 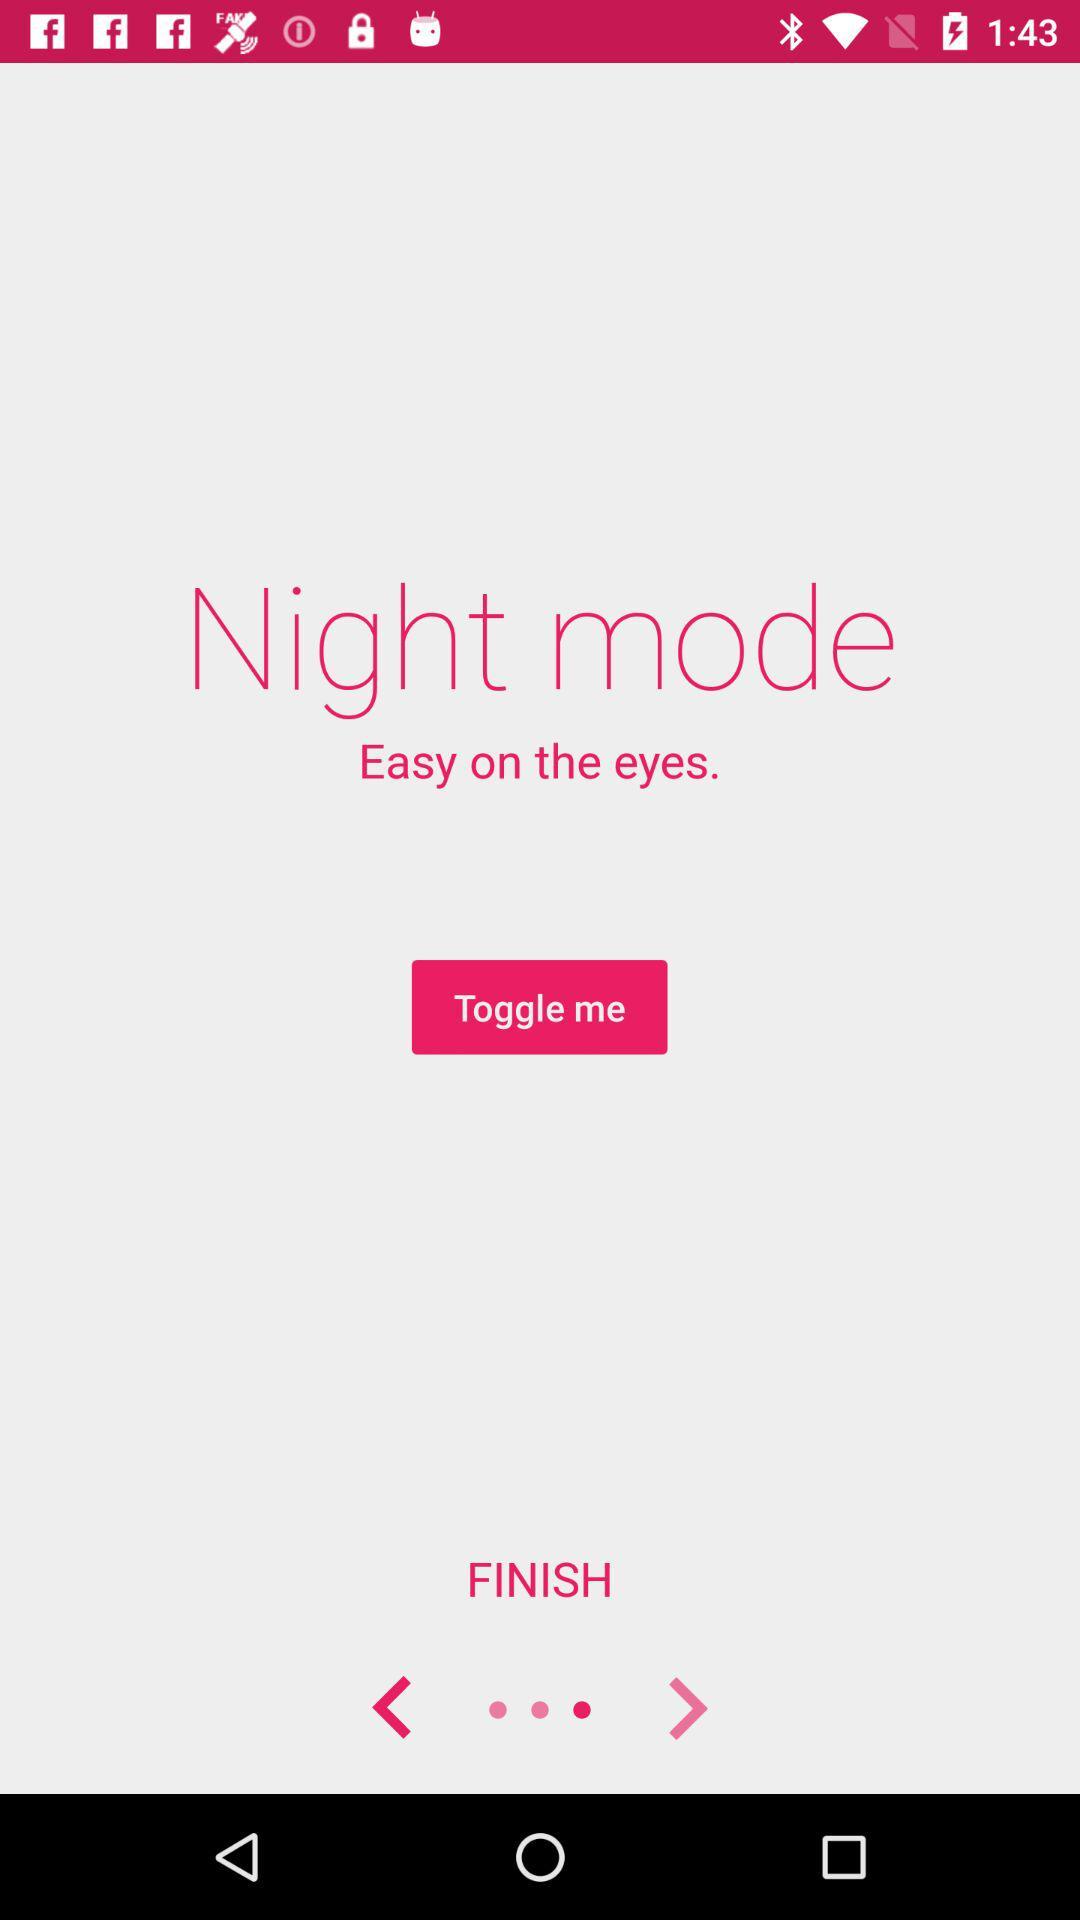 I want to click on the toggle me icon, so click(x=538, y=1007).